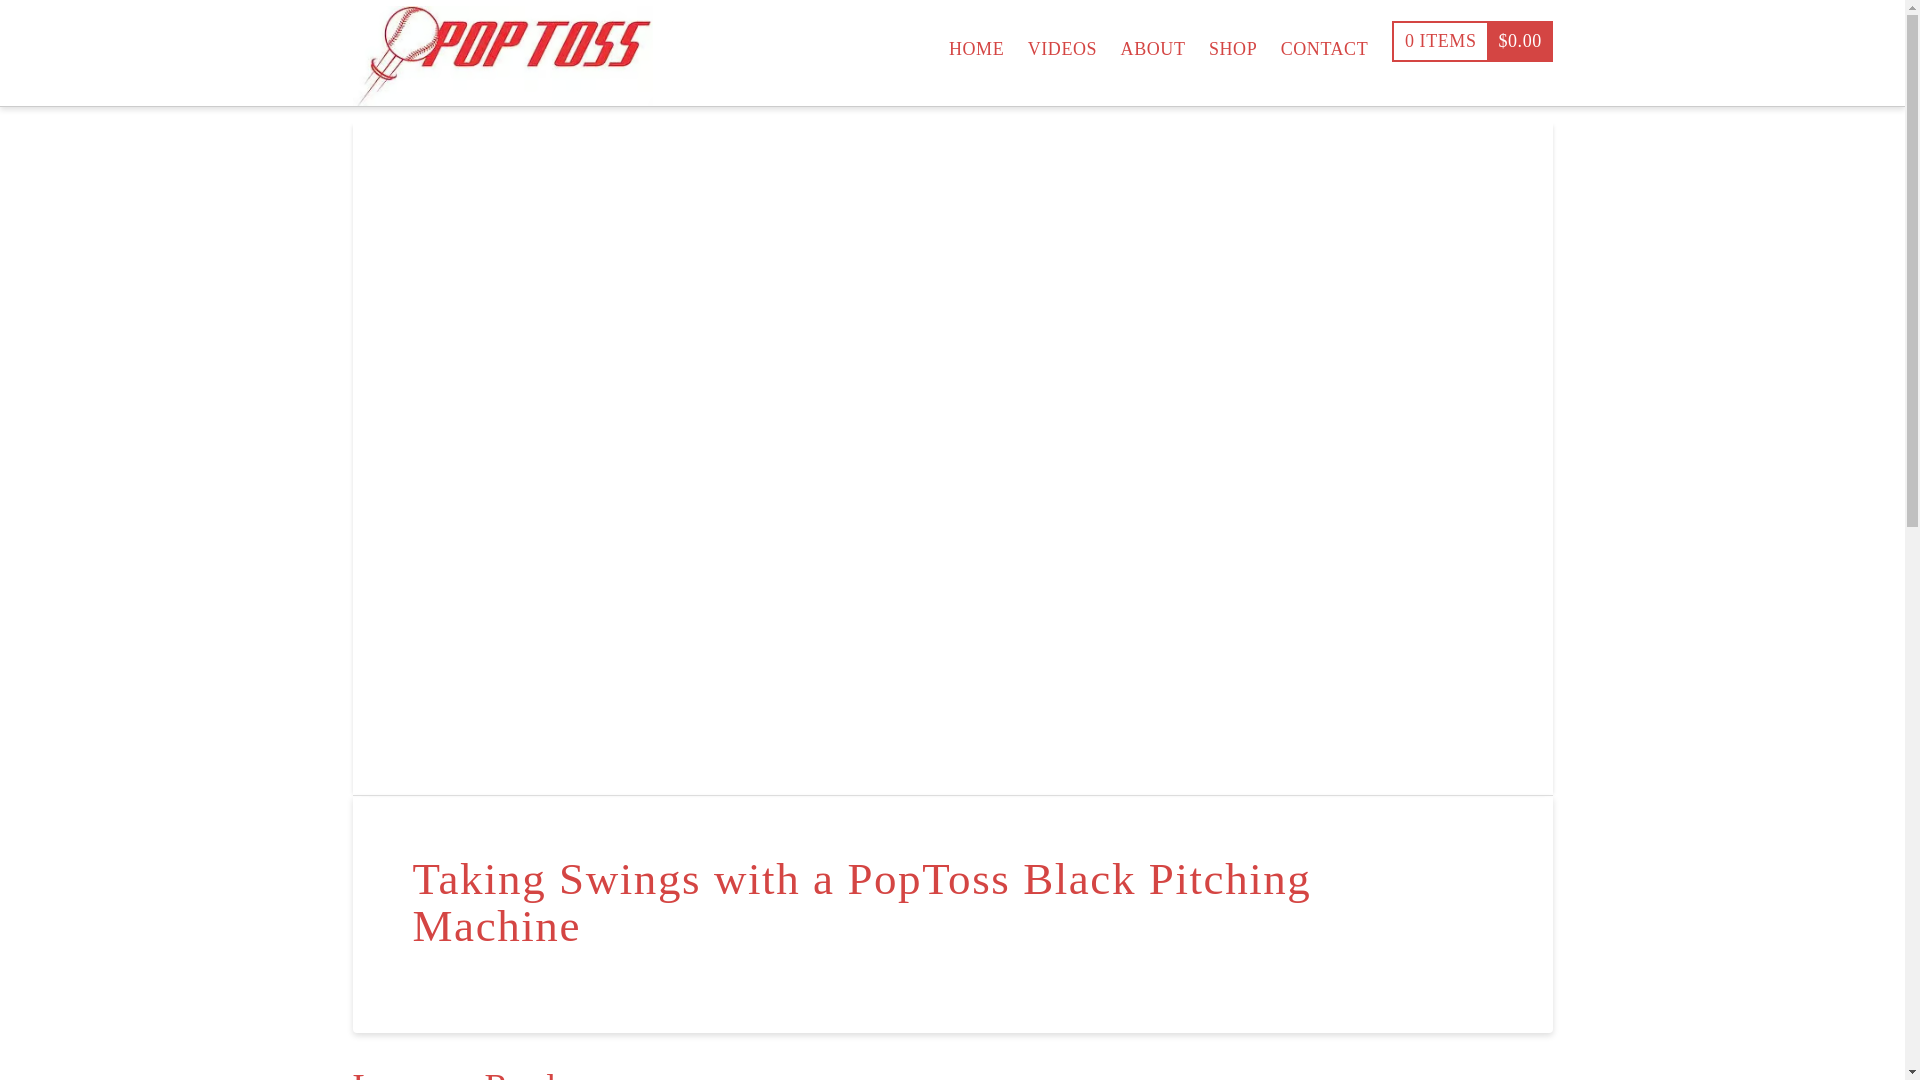 The image size is (1920, 1080). What do you see at coordinates (1061, 39) in the screenshot?
I see `'VIDEOS'` at bounding box center [1061, 39].